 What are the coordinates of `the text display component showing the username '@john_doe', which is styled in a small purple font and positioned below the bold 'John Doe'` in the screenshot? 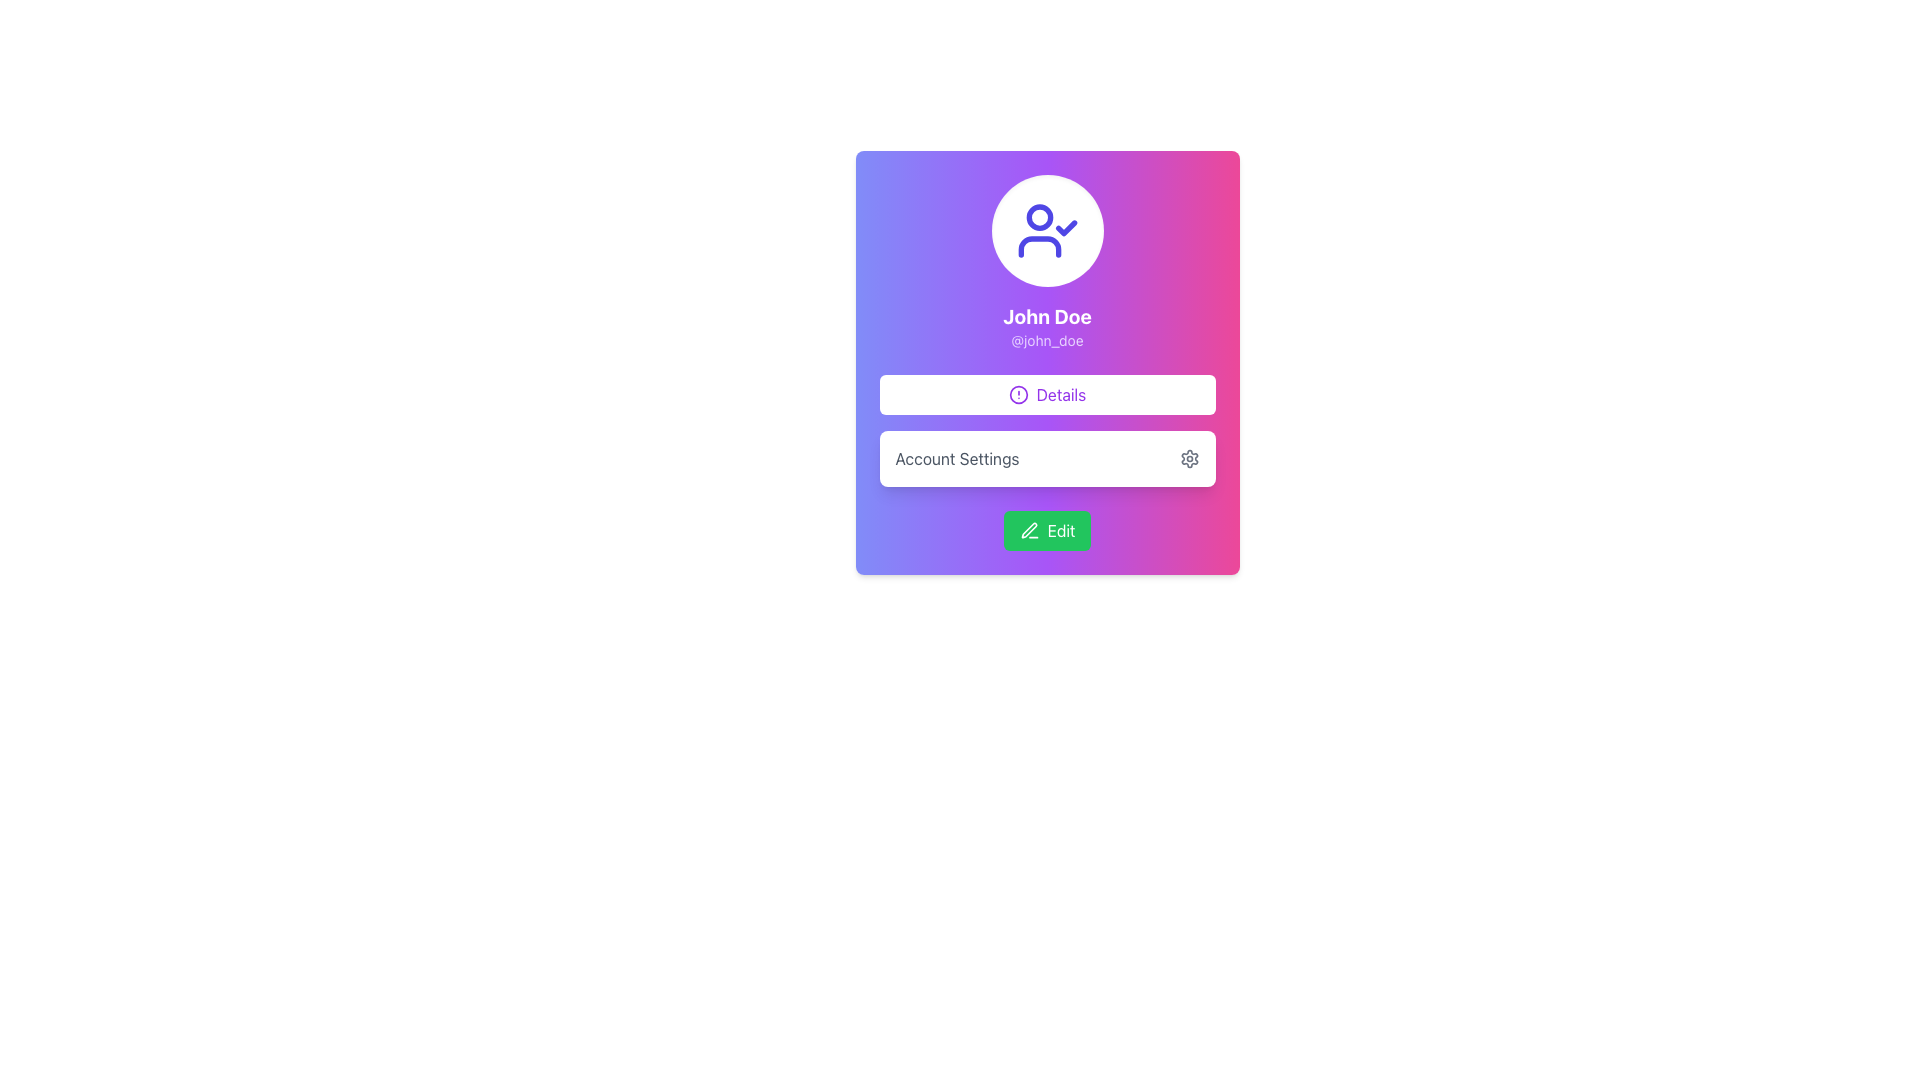 It's located at (1046, 339).